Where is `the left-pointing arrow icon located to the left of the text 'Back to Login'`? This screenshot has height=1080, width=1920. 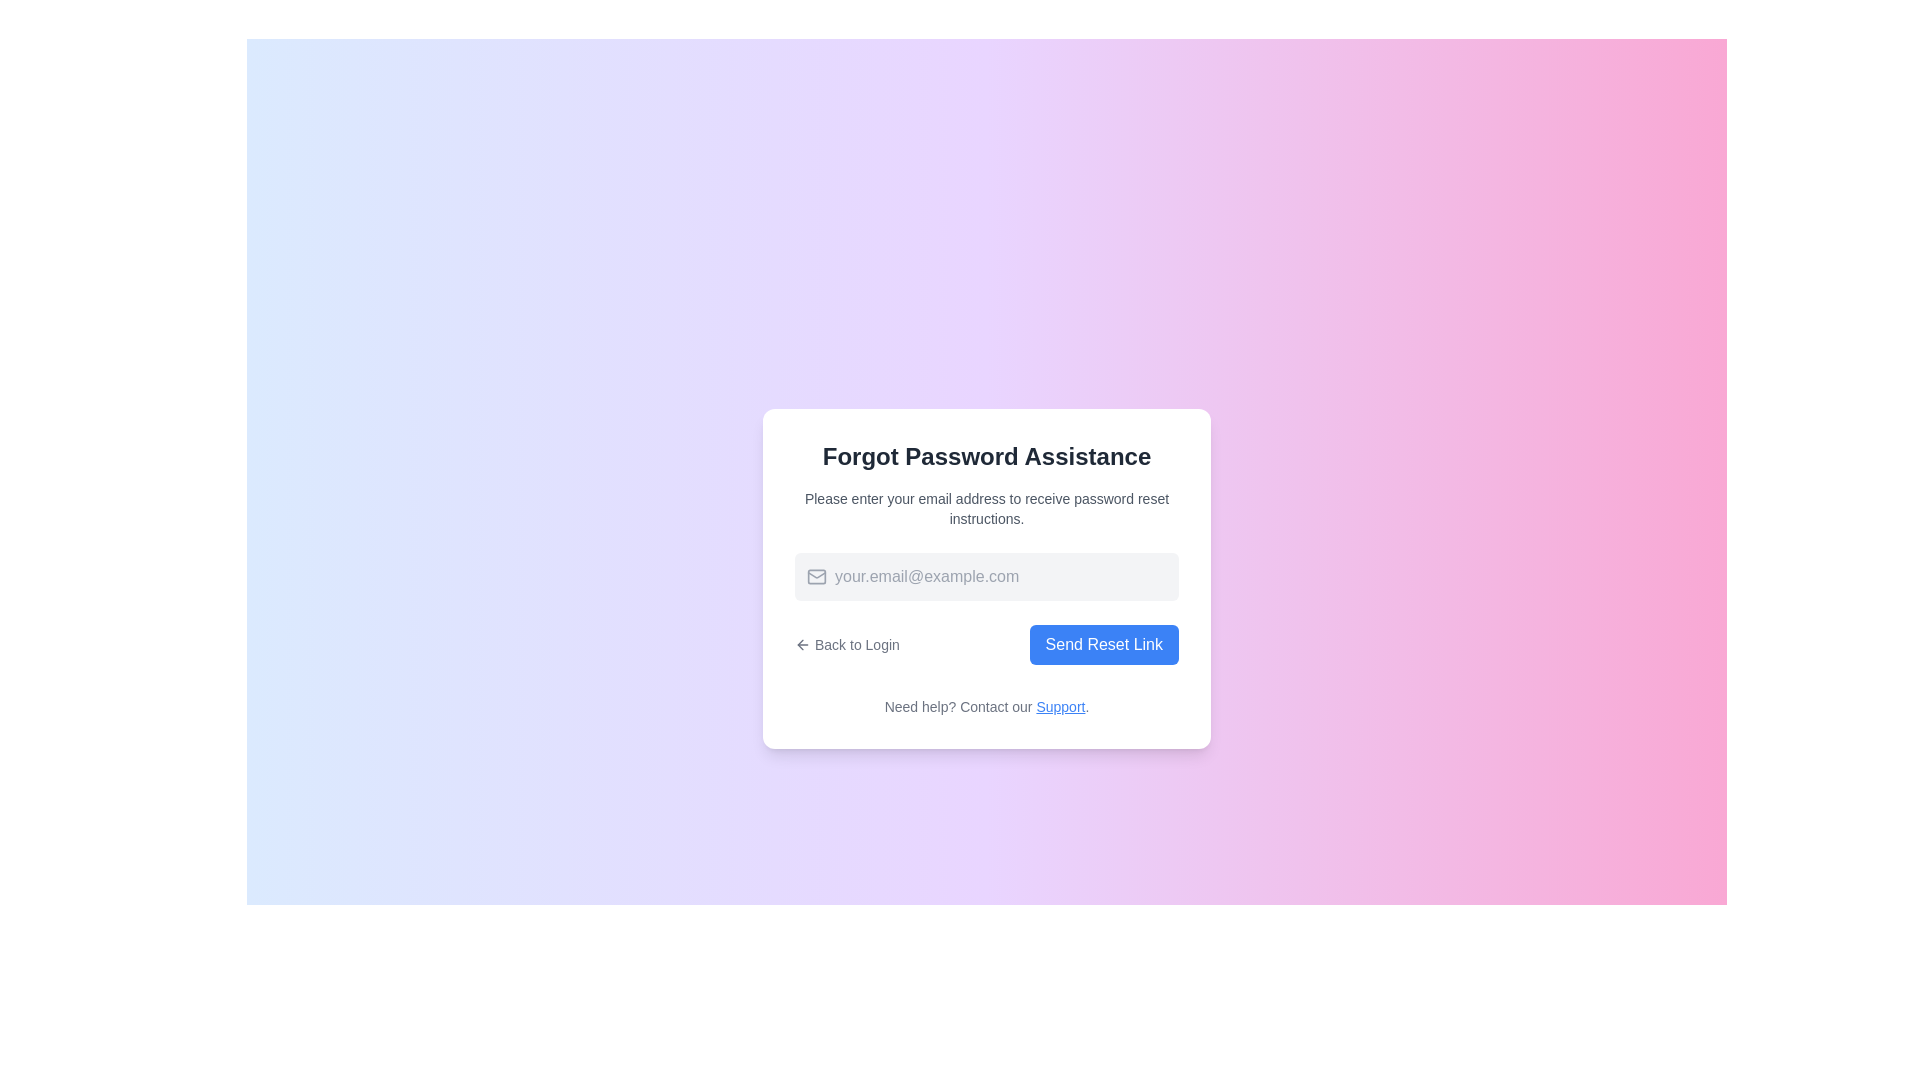 the left-pointing arrow icon located to the left of the text 'Back to Login' is located at coordinates (802, 644).